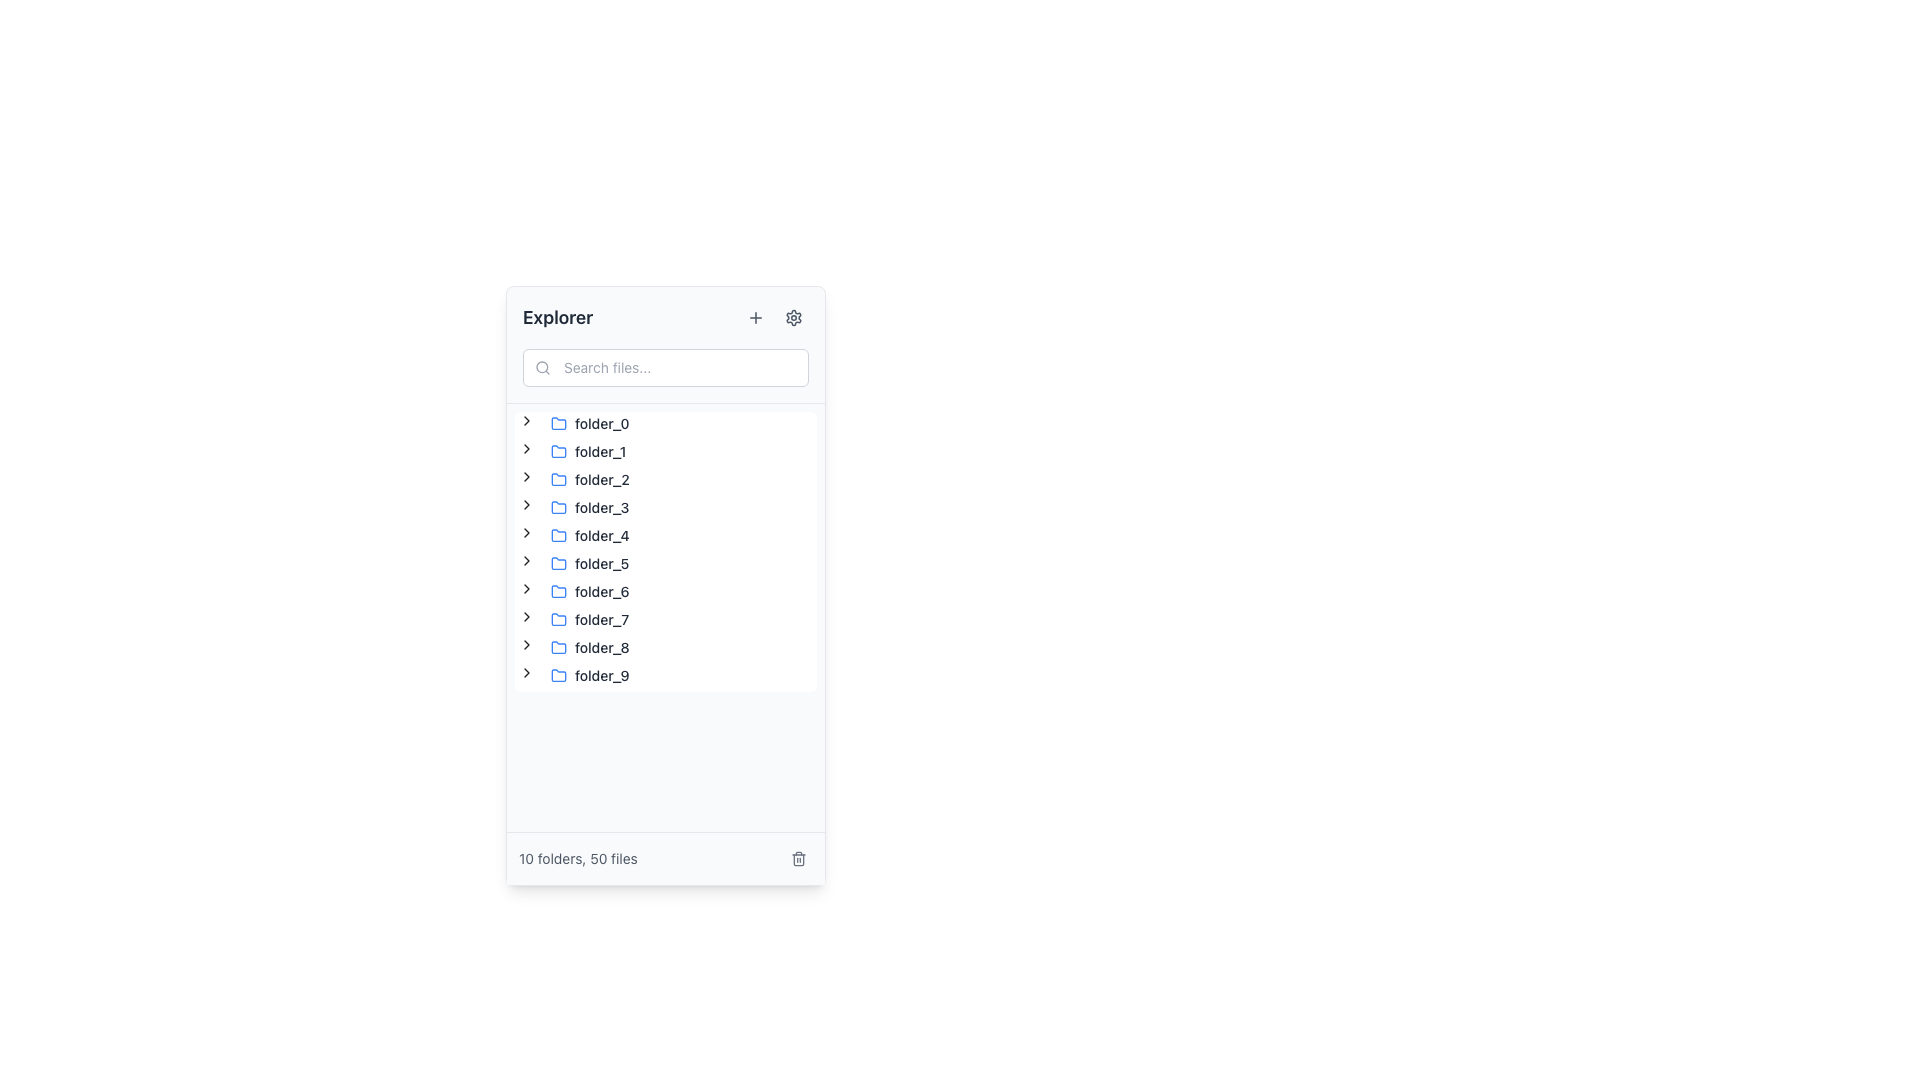 The width and height of the screenshot is (1920, 1080). I want to click on the search functionality by clicking on the circular search icon located within the Explorer's search bar, slightly towards the left side of the window, so click(542, 367).